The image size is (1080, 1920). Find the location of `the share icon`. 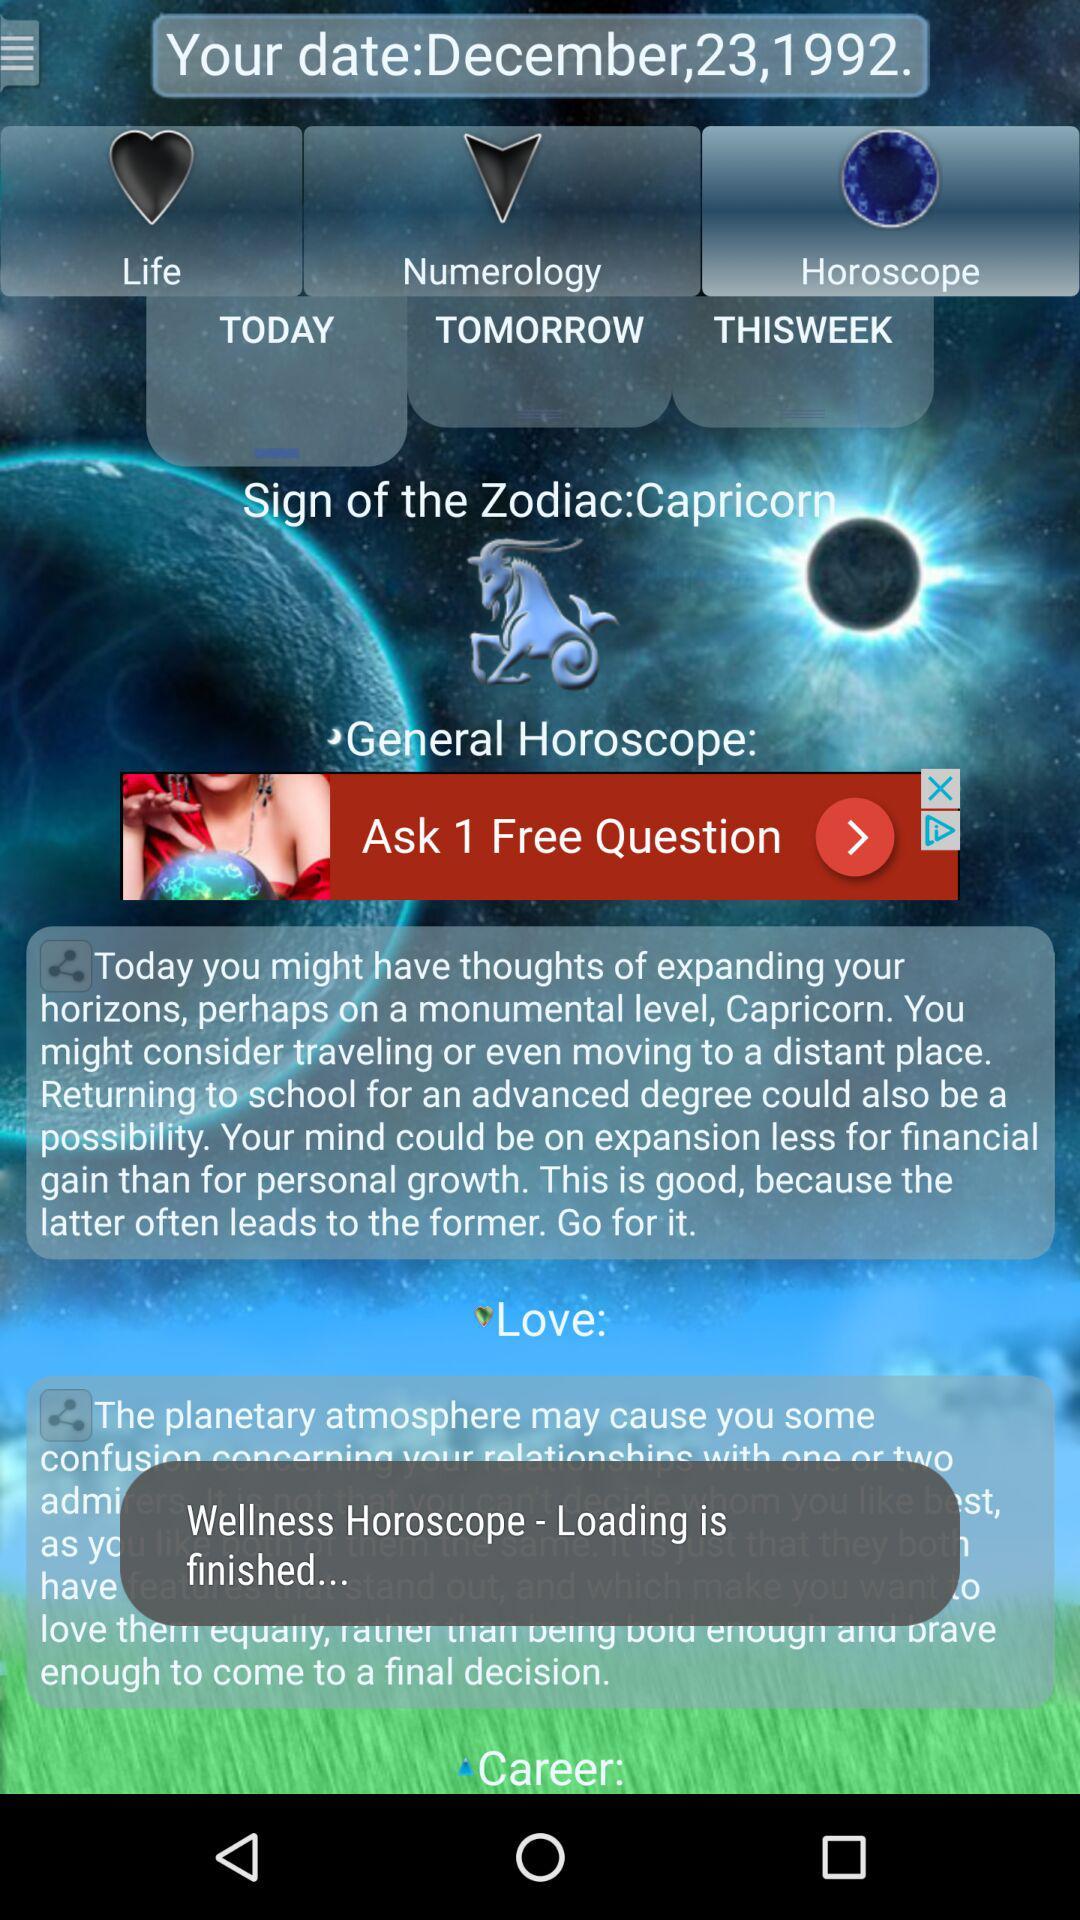

the share icon is located at coordinates (64, 1514).